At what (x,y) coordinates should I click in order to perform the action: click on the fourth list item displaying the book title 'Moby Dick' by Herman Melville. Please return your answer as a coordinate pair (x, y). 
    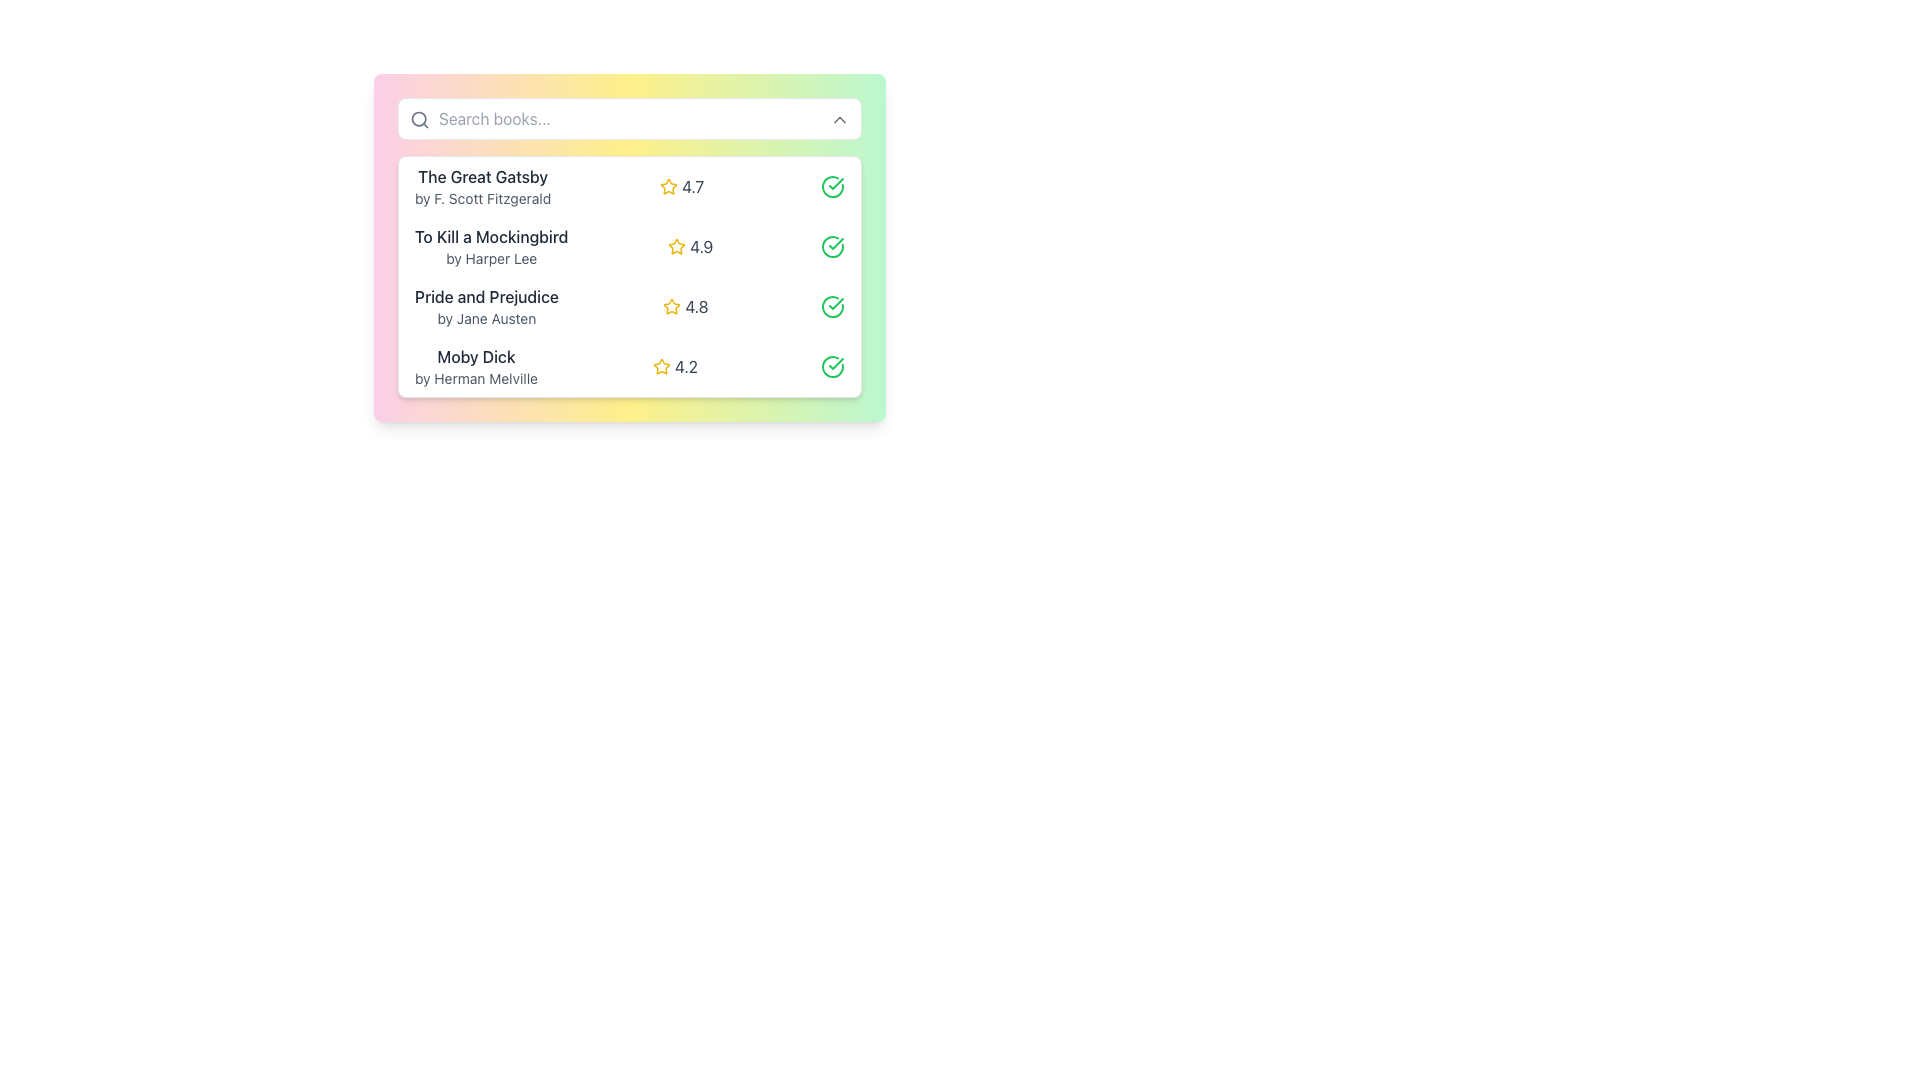
    Looking at the image, I should click on (628, 366).